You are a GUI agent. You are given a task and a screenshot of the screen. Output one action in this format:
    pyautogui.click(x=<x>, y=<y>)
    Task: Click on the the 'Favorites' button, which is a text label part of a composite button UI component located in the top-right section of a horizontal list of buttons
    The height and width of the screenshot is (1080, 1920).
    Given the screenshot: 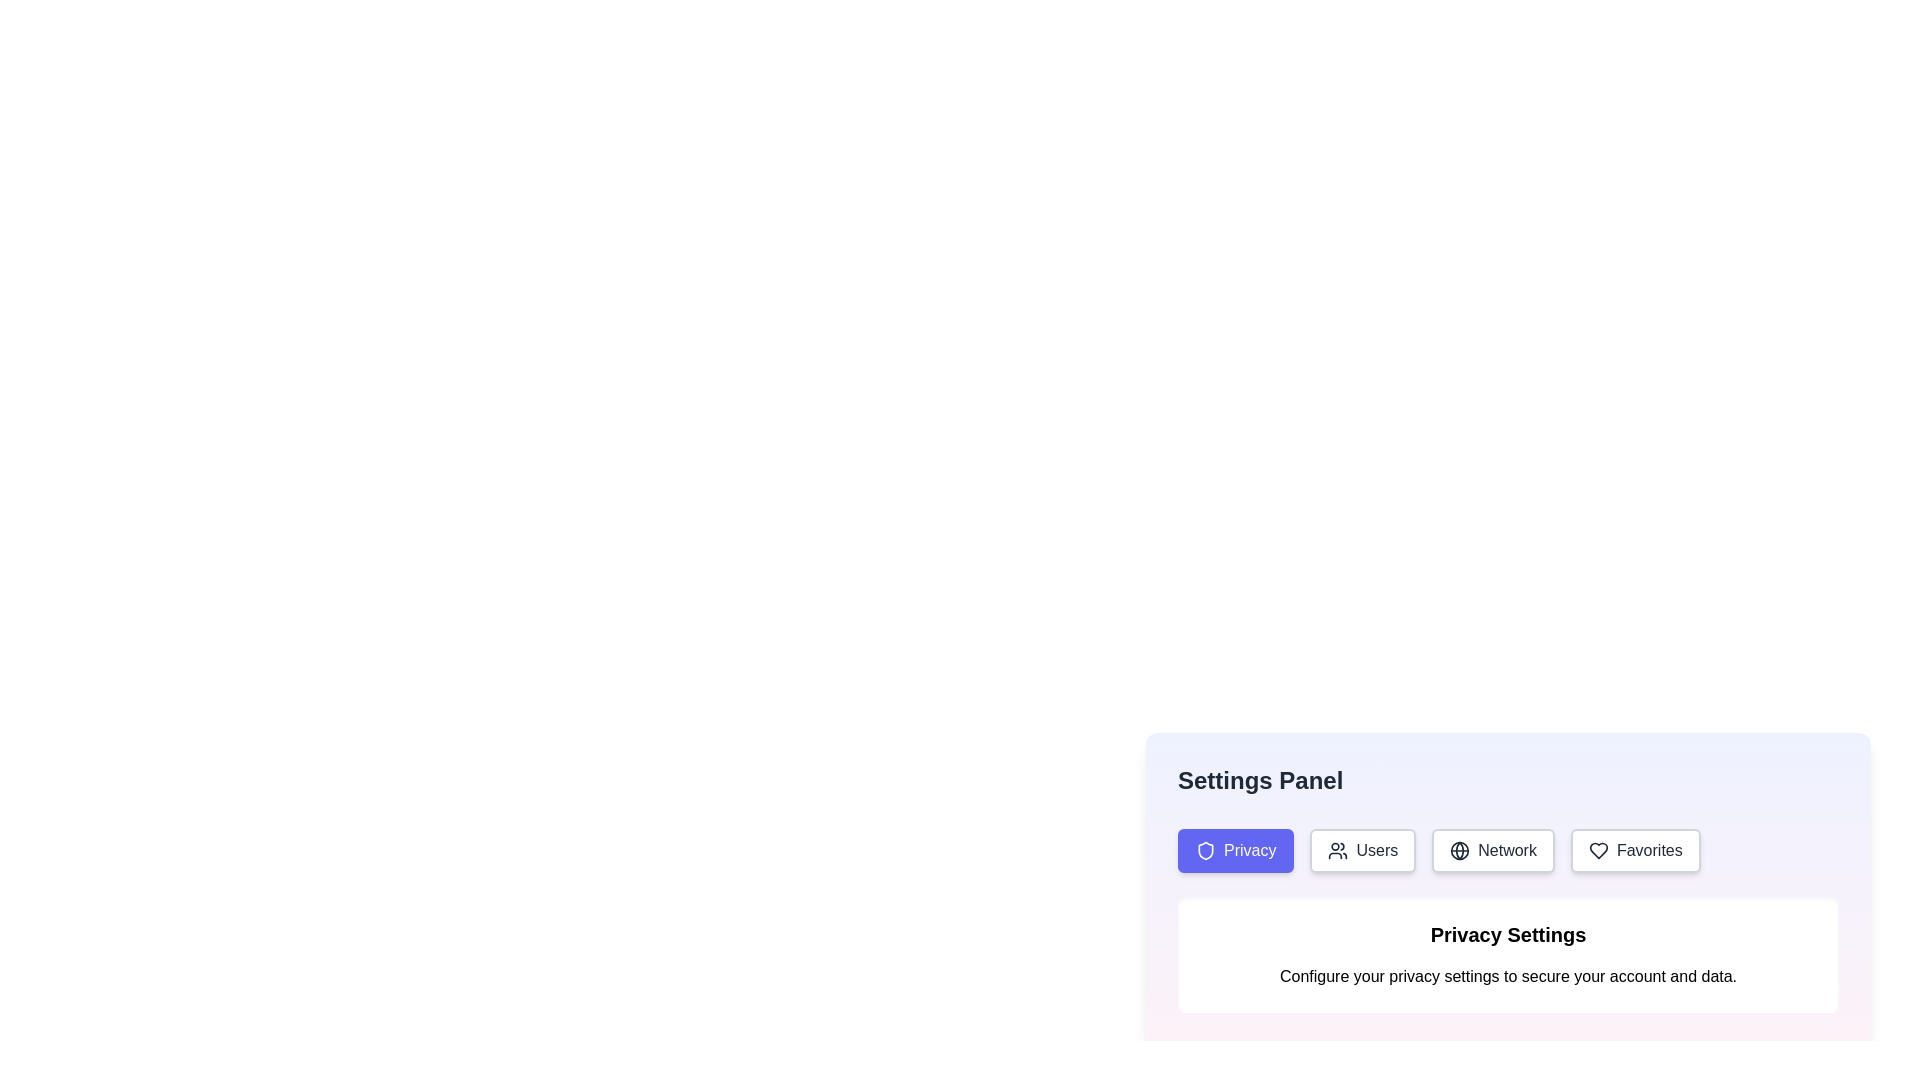 What is the action you would take?
    pyautogui.click(x=1649, y=851)
    